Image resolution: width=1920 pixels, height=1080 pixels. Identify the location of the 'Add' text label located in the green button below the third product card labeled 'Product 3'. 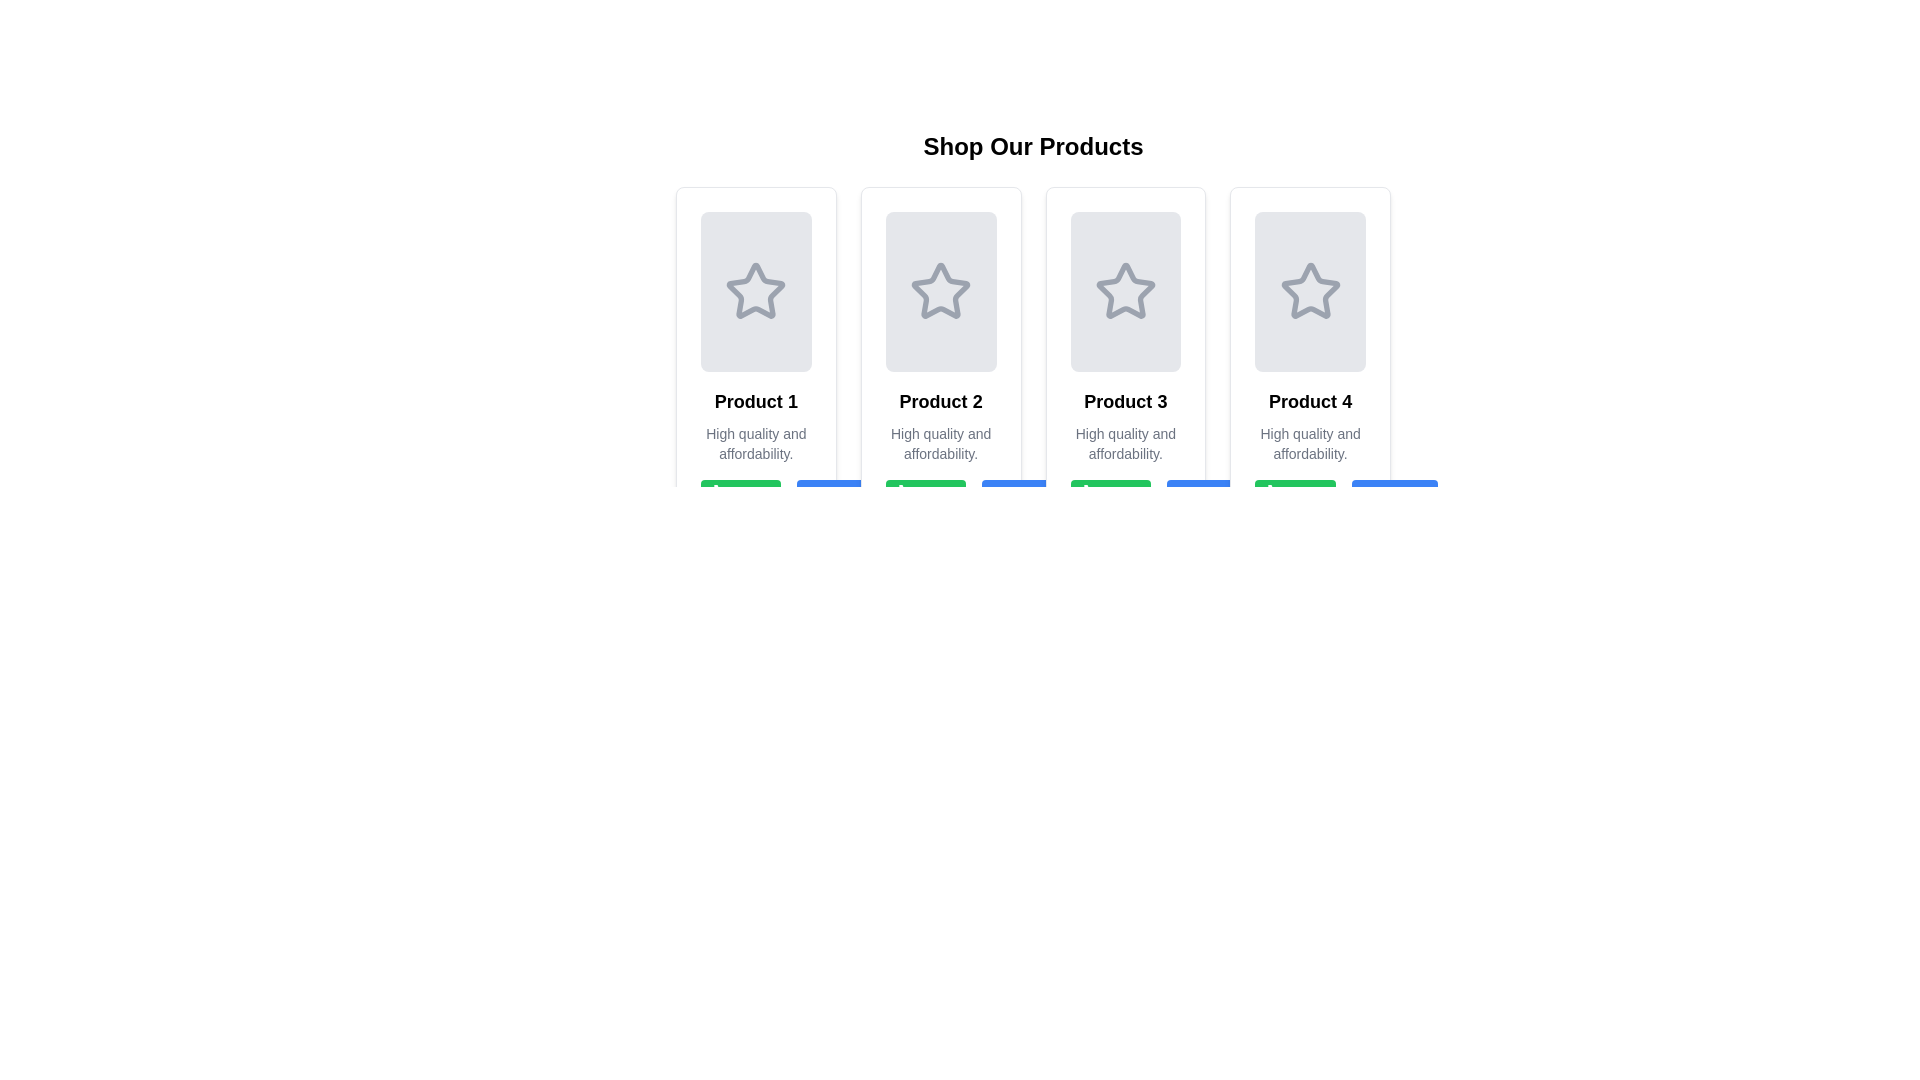
(1124, 495).